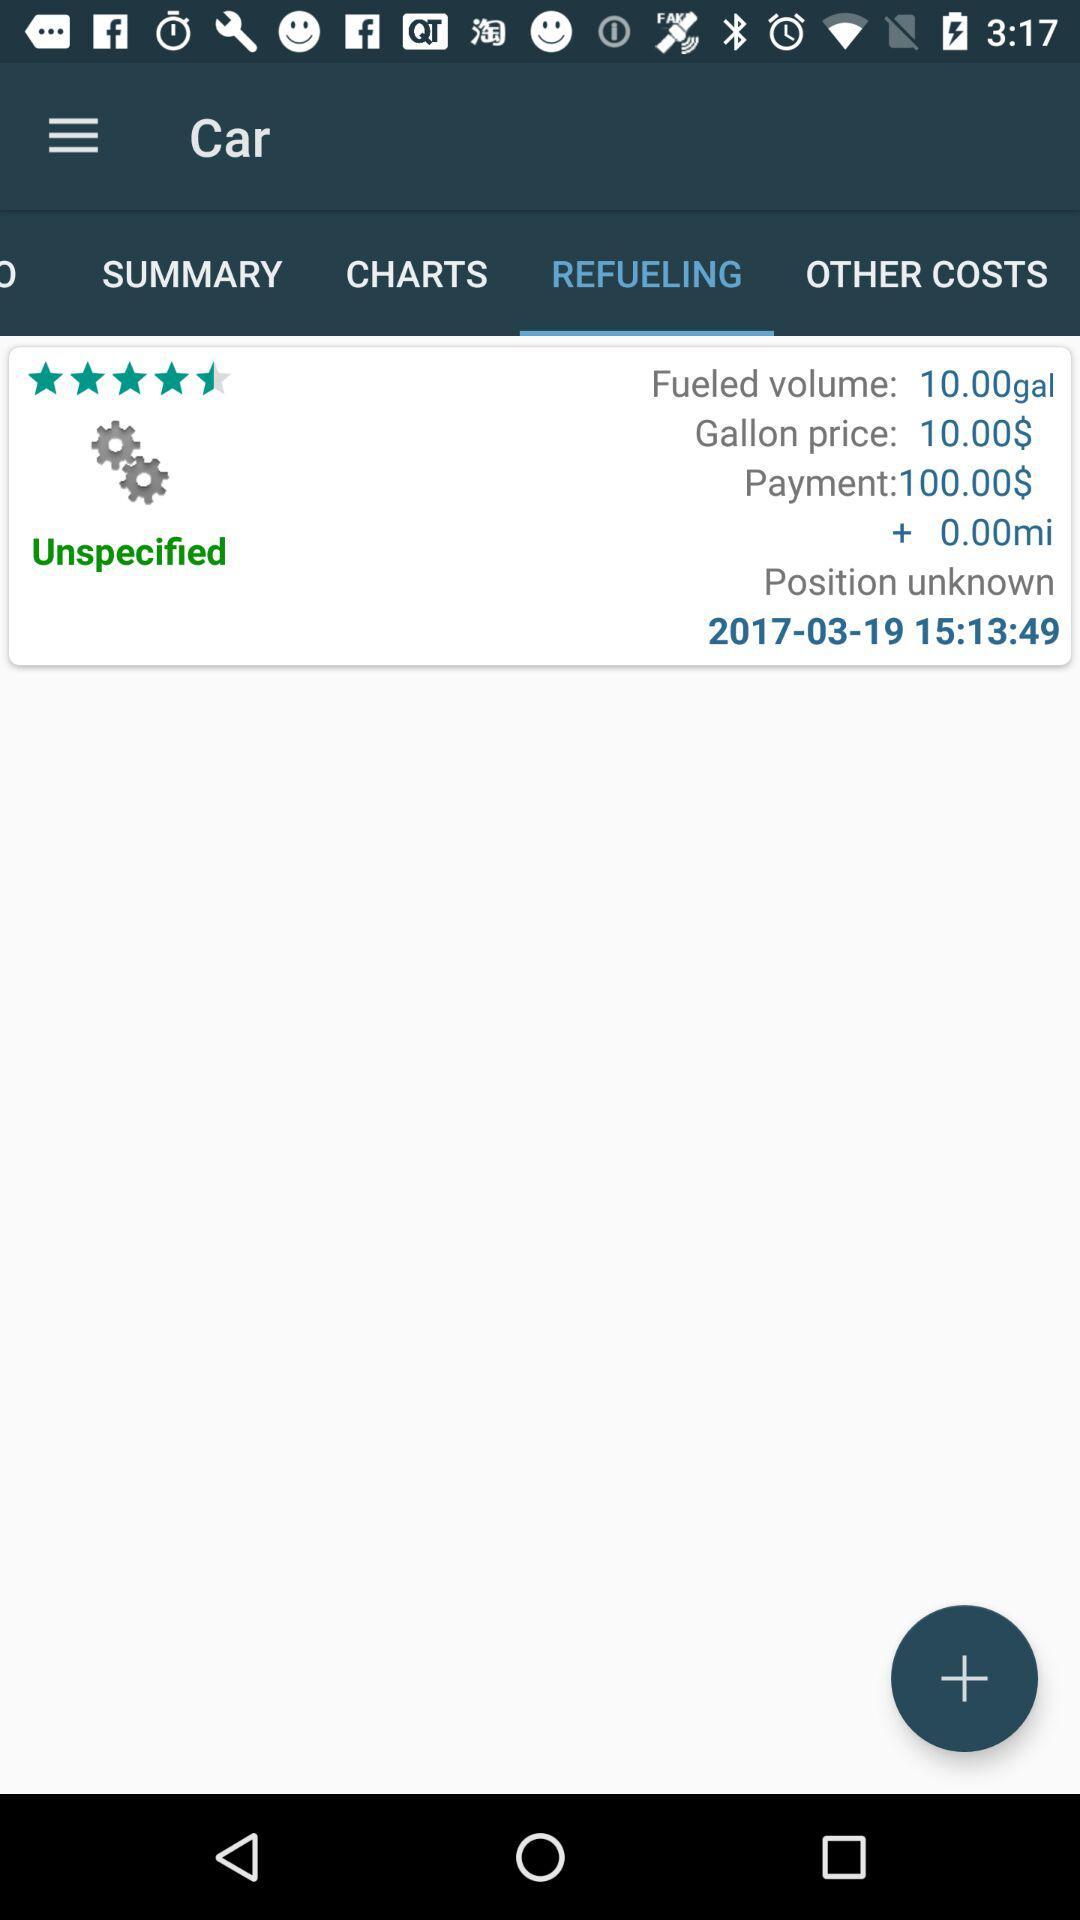 This screenshot has width=1080, height=1920. I want to click on item to the right of 100.00, so click(1033, 531).